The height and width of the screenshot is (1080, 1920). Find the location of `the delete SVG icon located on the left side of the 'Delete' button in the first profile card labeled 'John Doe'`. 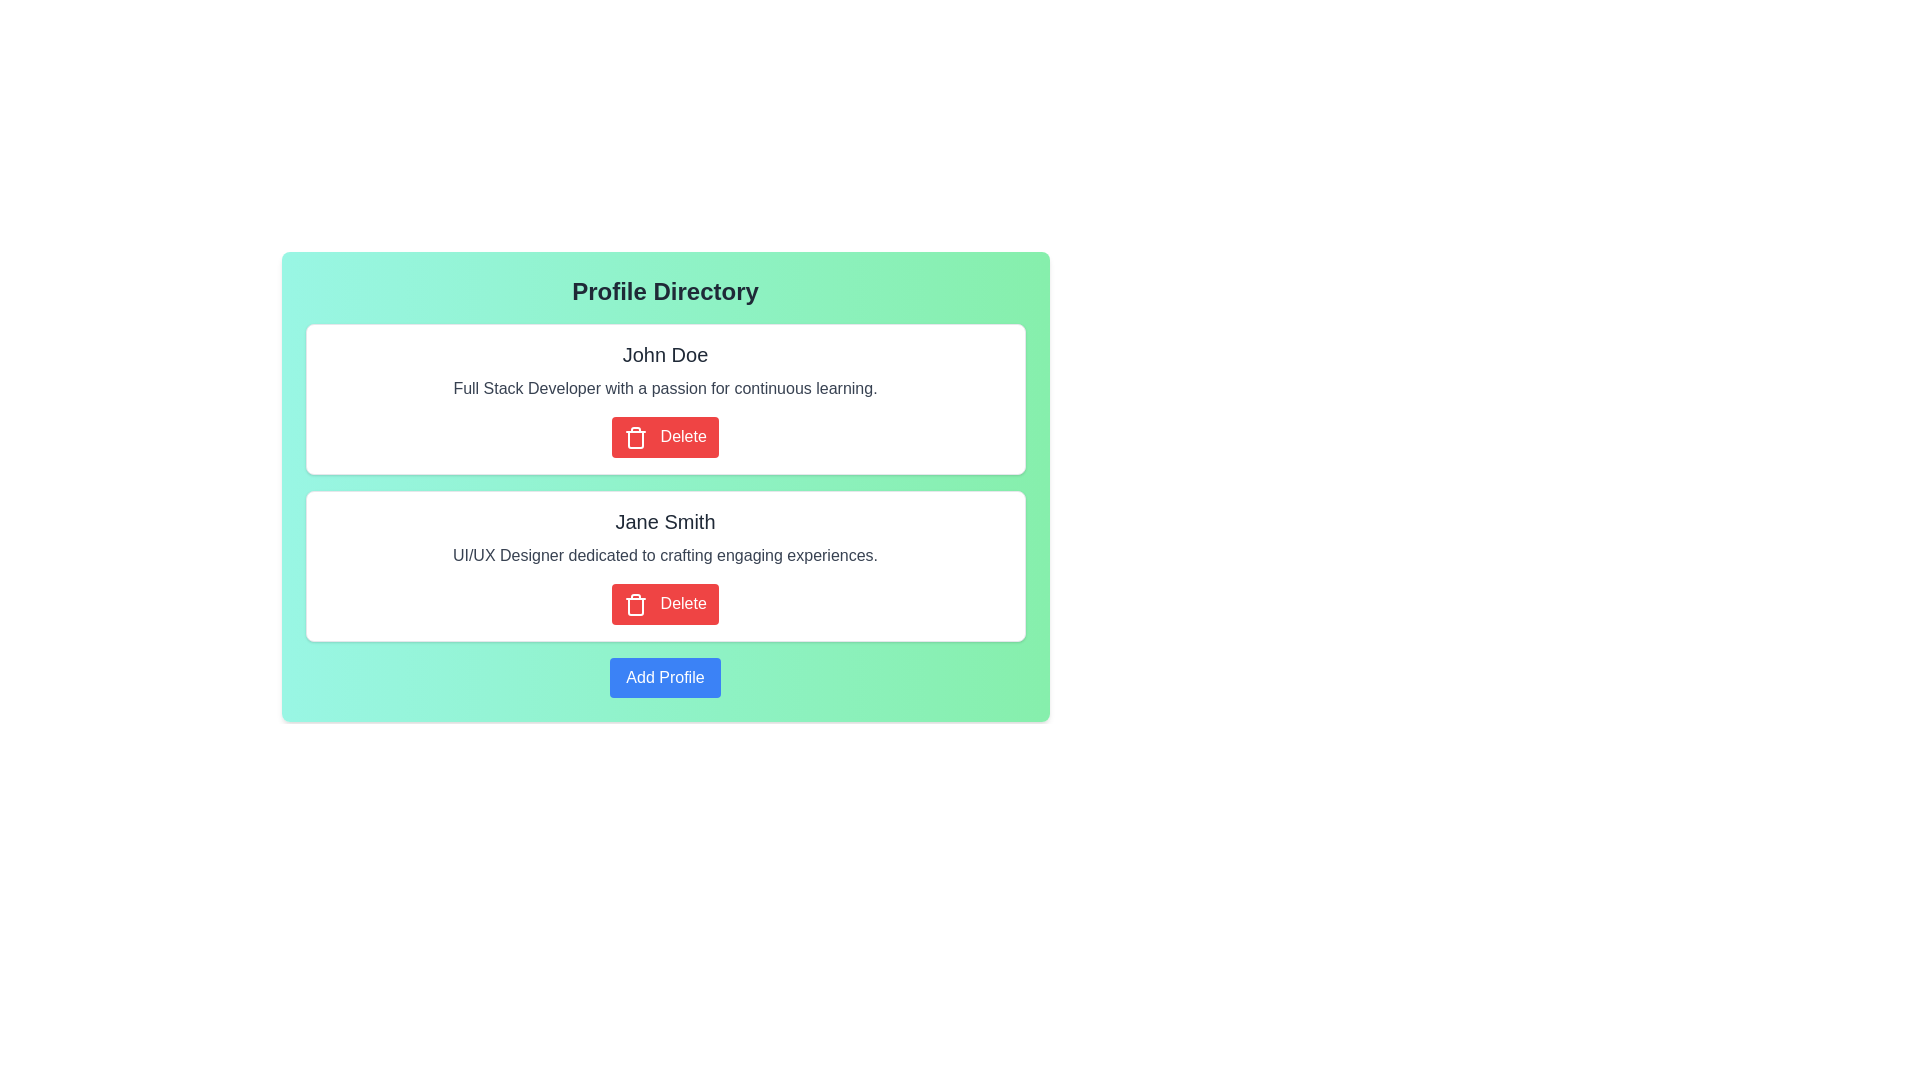

the delete SVG icon located on the left side of the 'Delete' button in the first profile card labeled 'John Doe' is located at coordinates (635, 603).